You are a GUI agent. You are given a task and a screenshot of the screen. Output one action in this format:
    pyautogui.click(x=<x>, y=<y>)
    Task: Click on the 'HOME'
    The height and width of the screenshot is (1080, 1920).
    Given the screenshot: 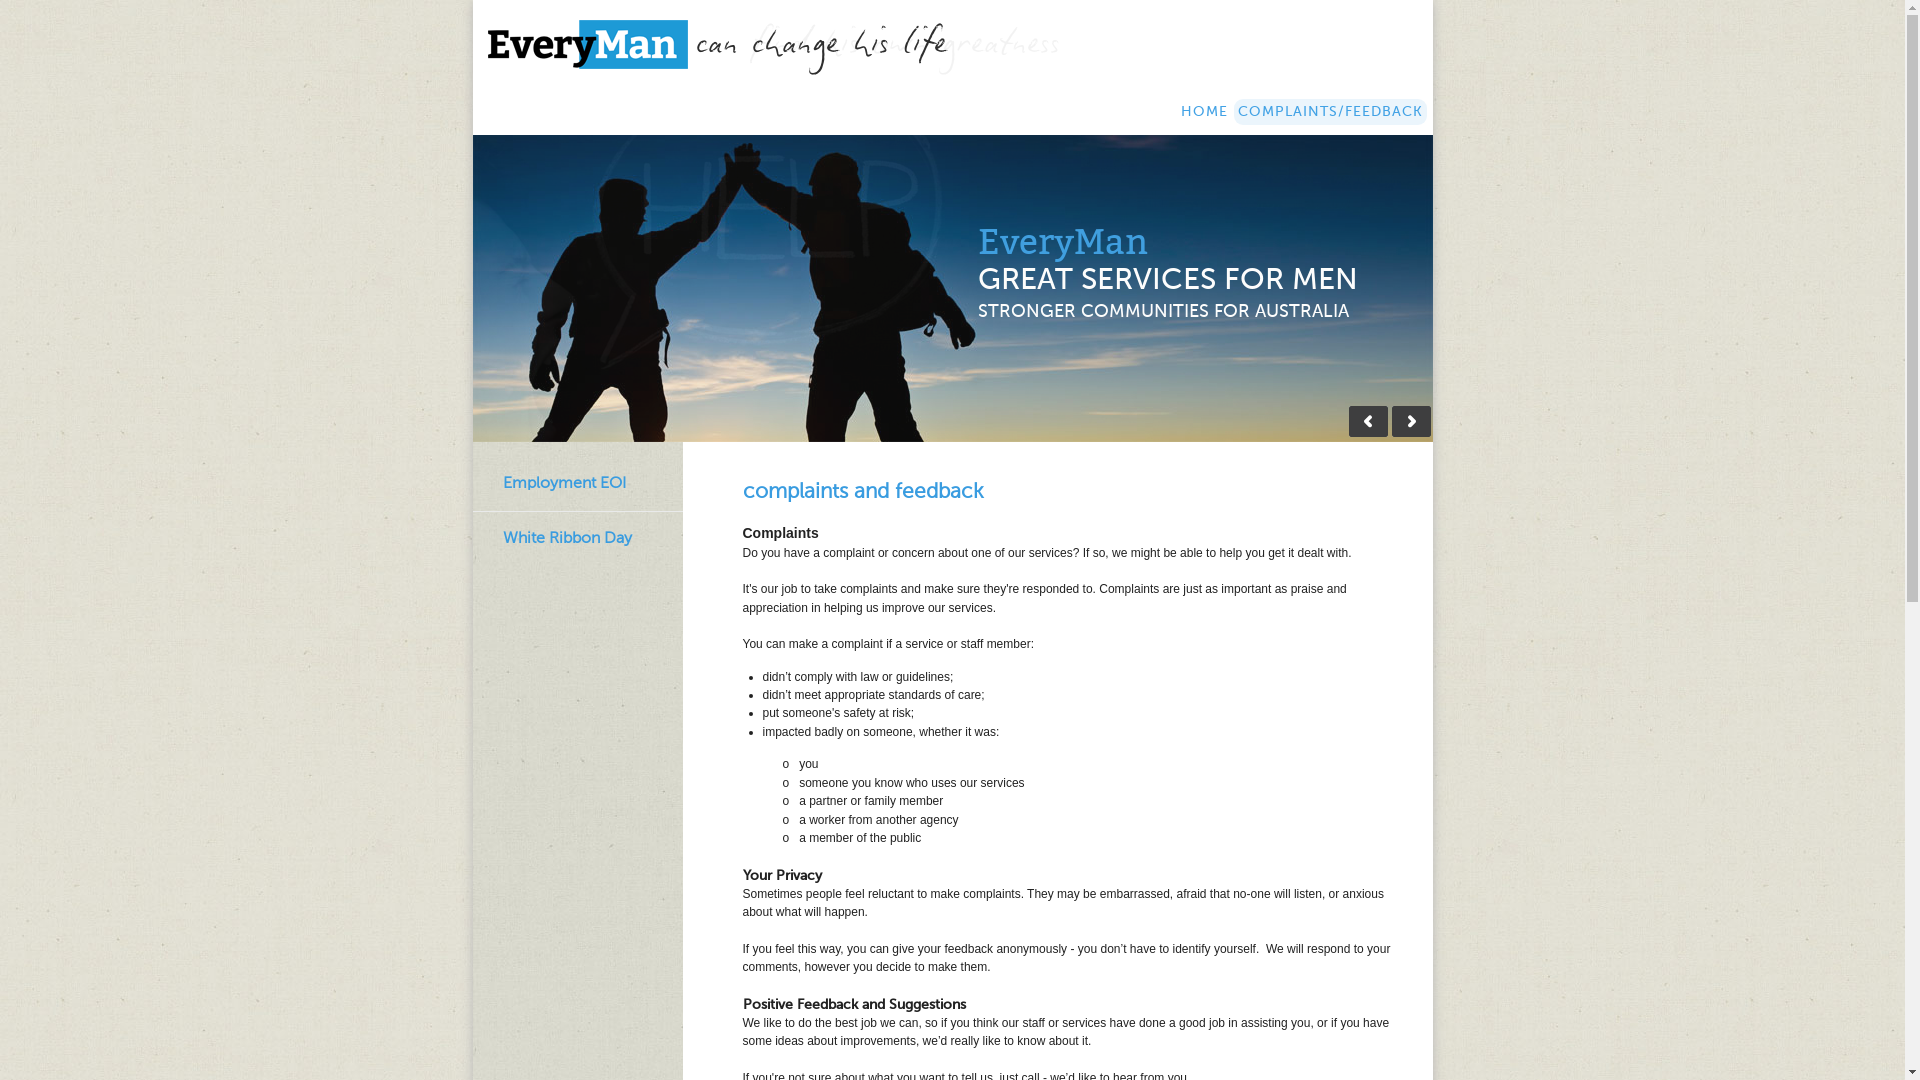 What is the action you would take?
    pyautogui.click(x=1202, y=111)
    